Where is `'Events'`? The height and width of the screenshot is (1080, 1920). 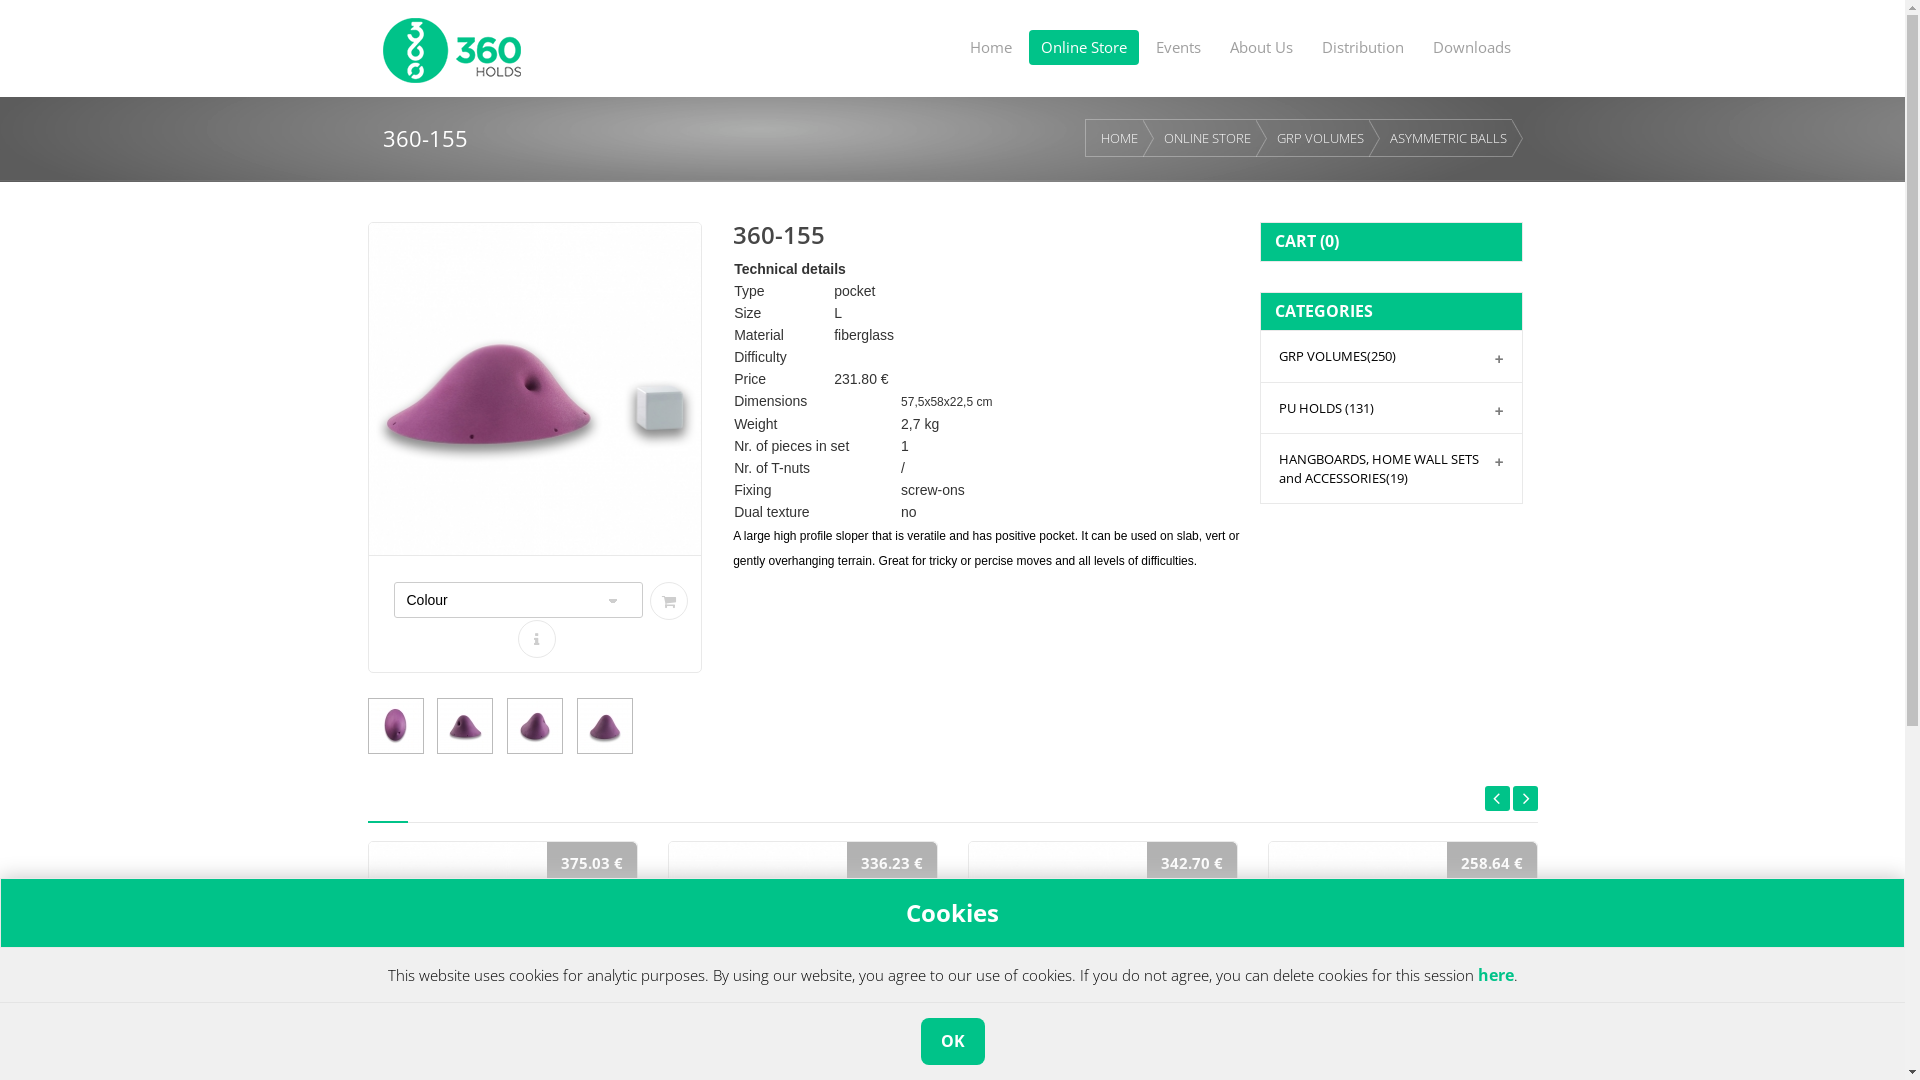
'Events' is located at coordinates (1143, 46).